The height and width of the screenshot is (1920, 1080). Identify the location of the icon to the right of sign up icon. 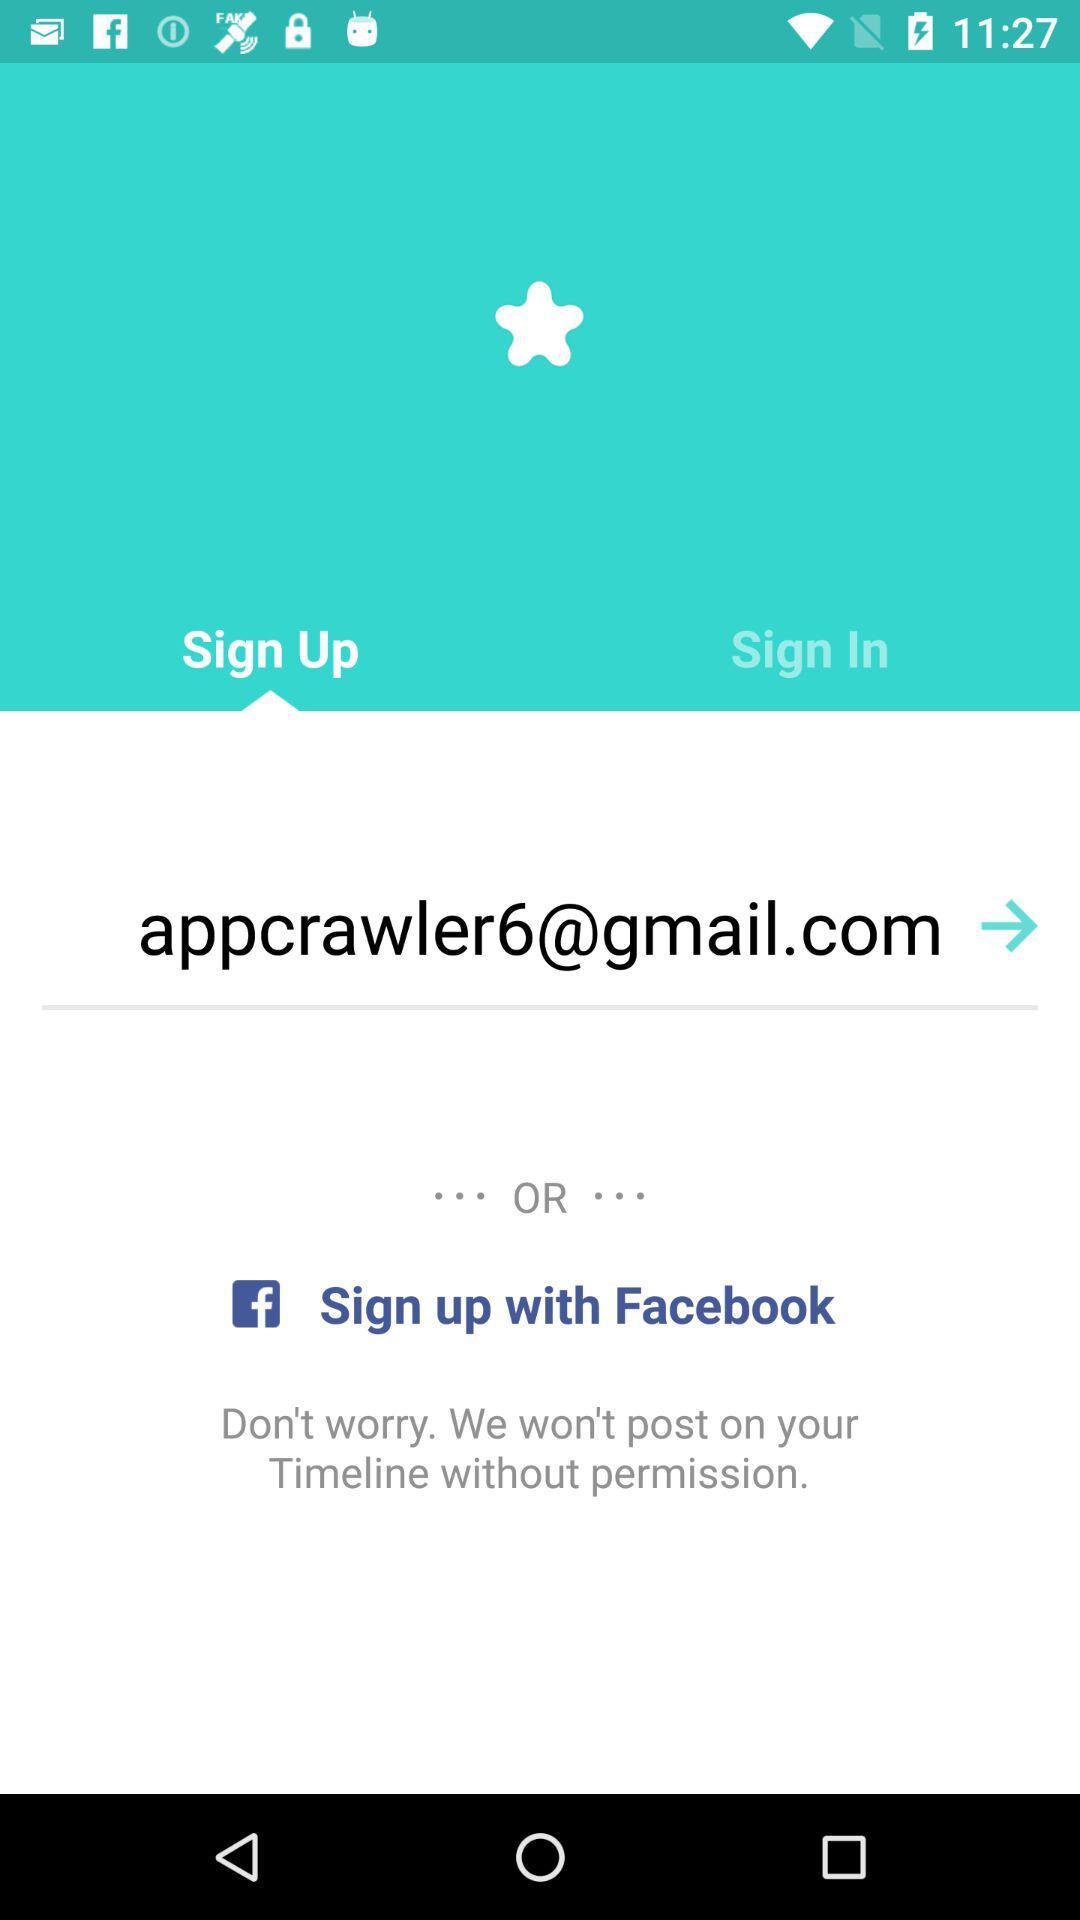
(810, 648).